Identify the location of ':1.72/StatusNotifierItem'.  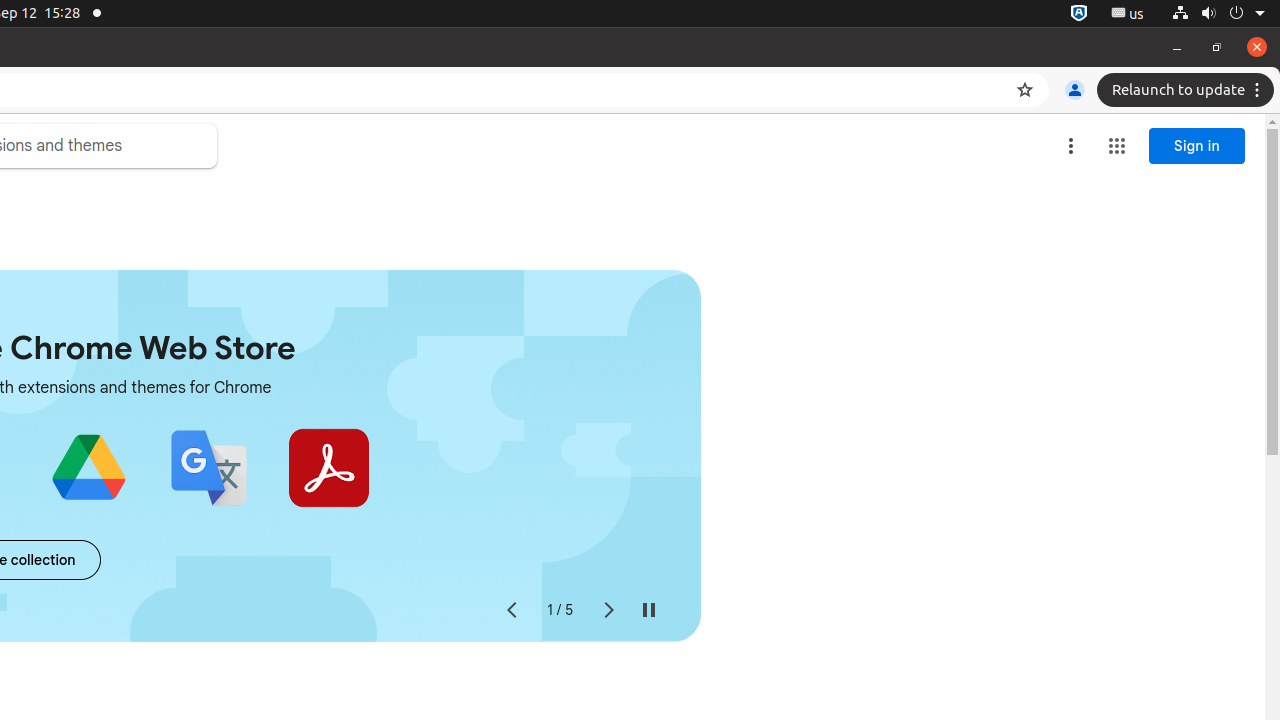
(1078, 13).